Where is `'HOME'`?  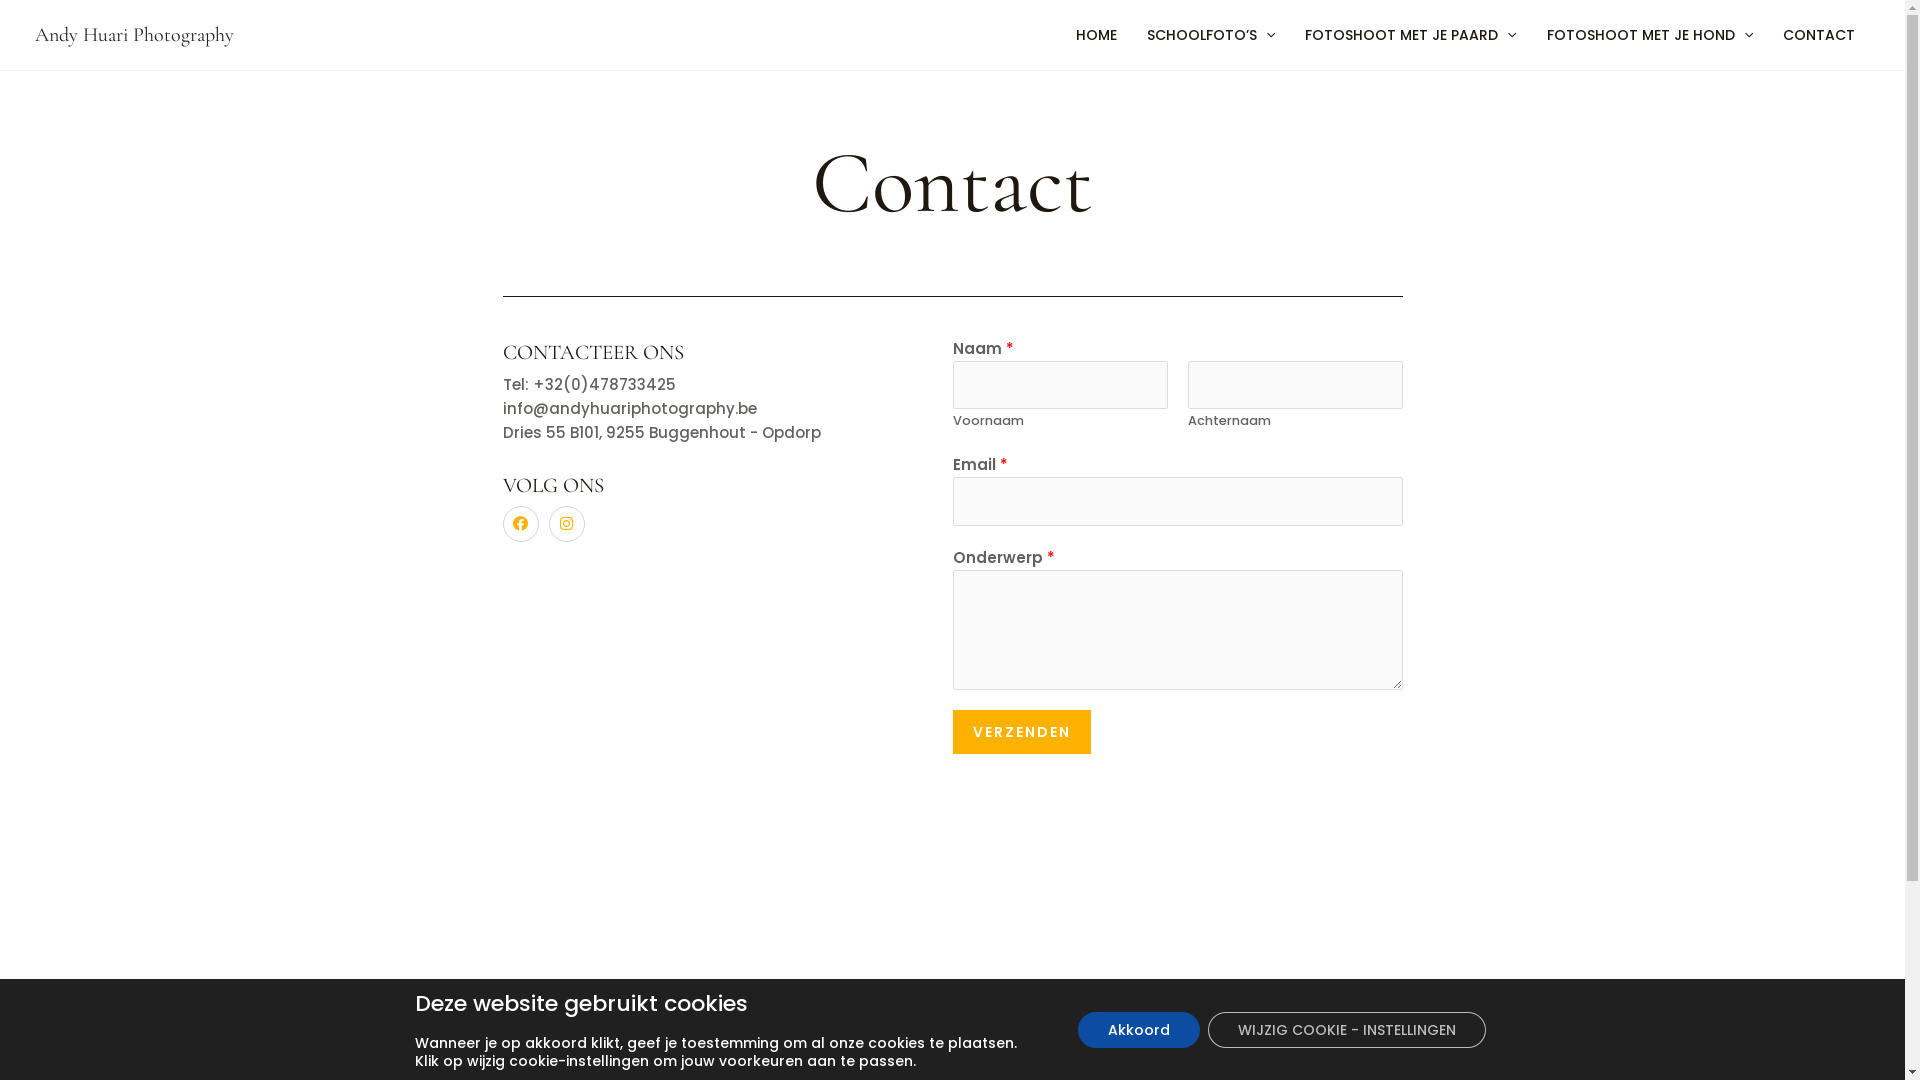 'HOME' is located at coordinates (1095, 34).